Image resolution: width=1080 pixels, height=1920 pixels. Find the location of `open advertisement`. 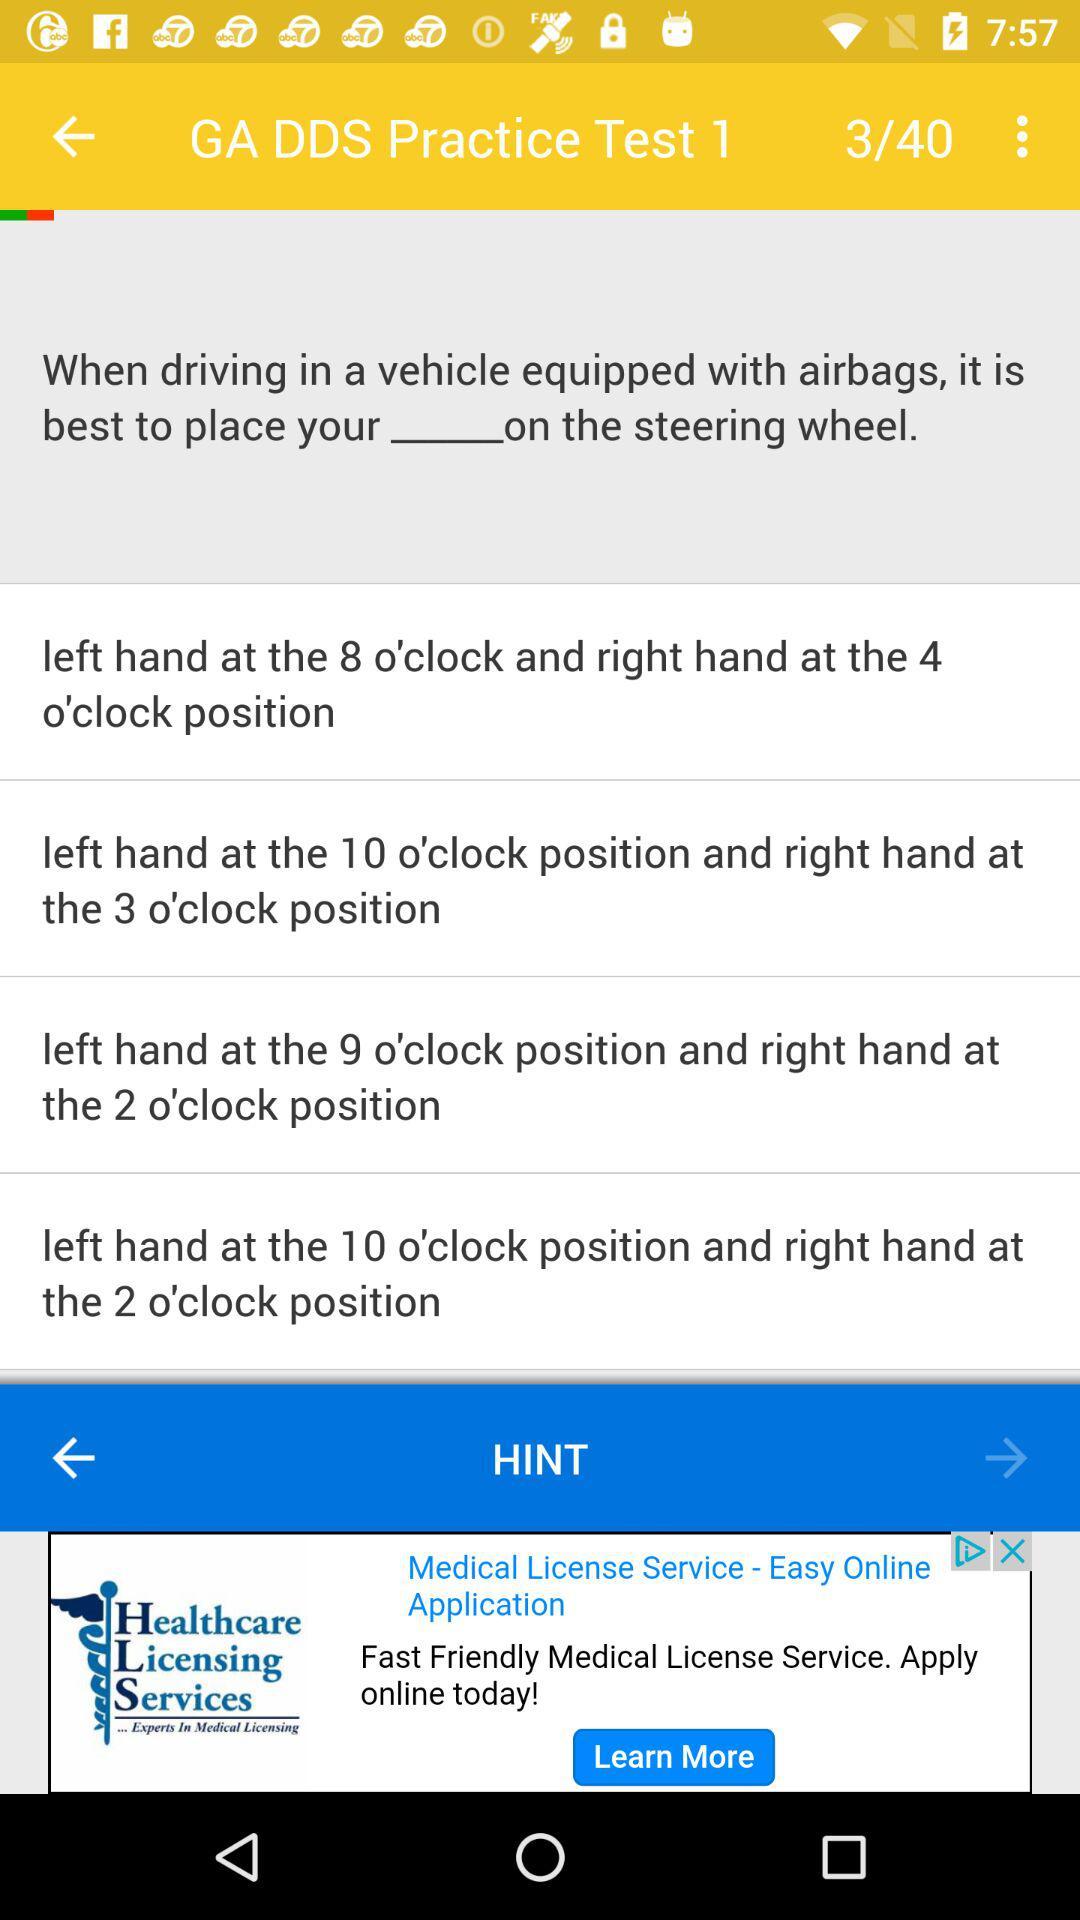

open advertisement is located at coordinates (540, 1662).